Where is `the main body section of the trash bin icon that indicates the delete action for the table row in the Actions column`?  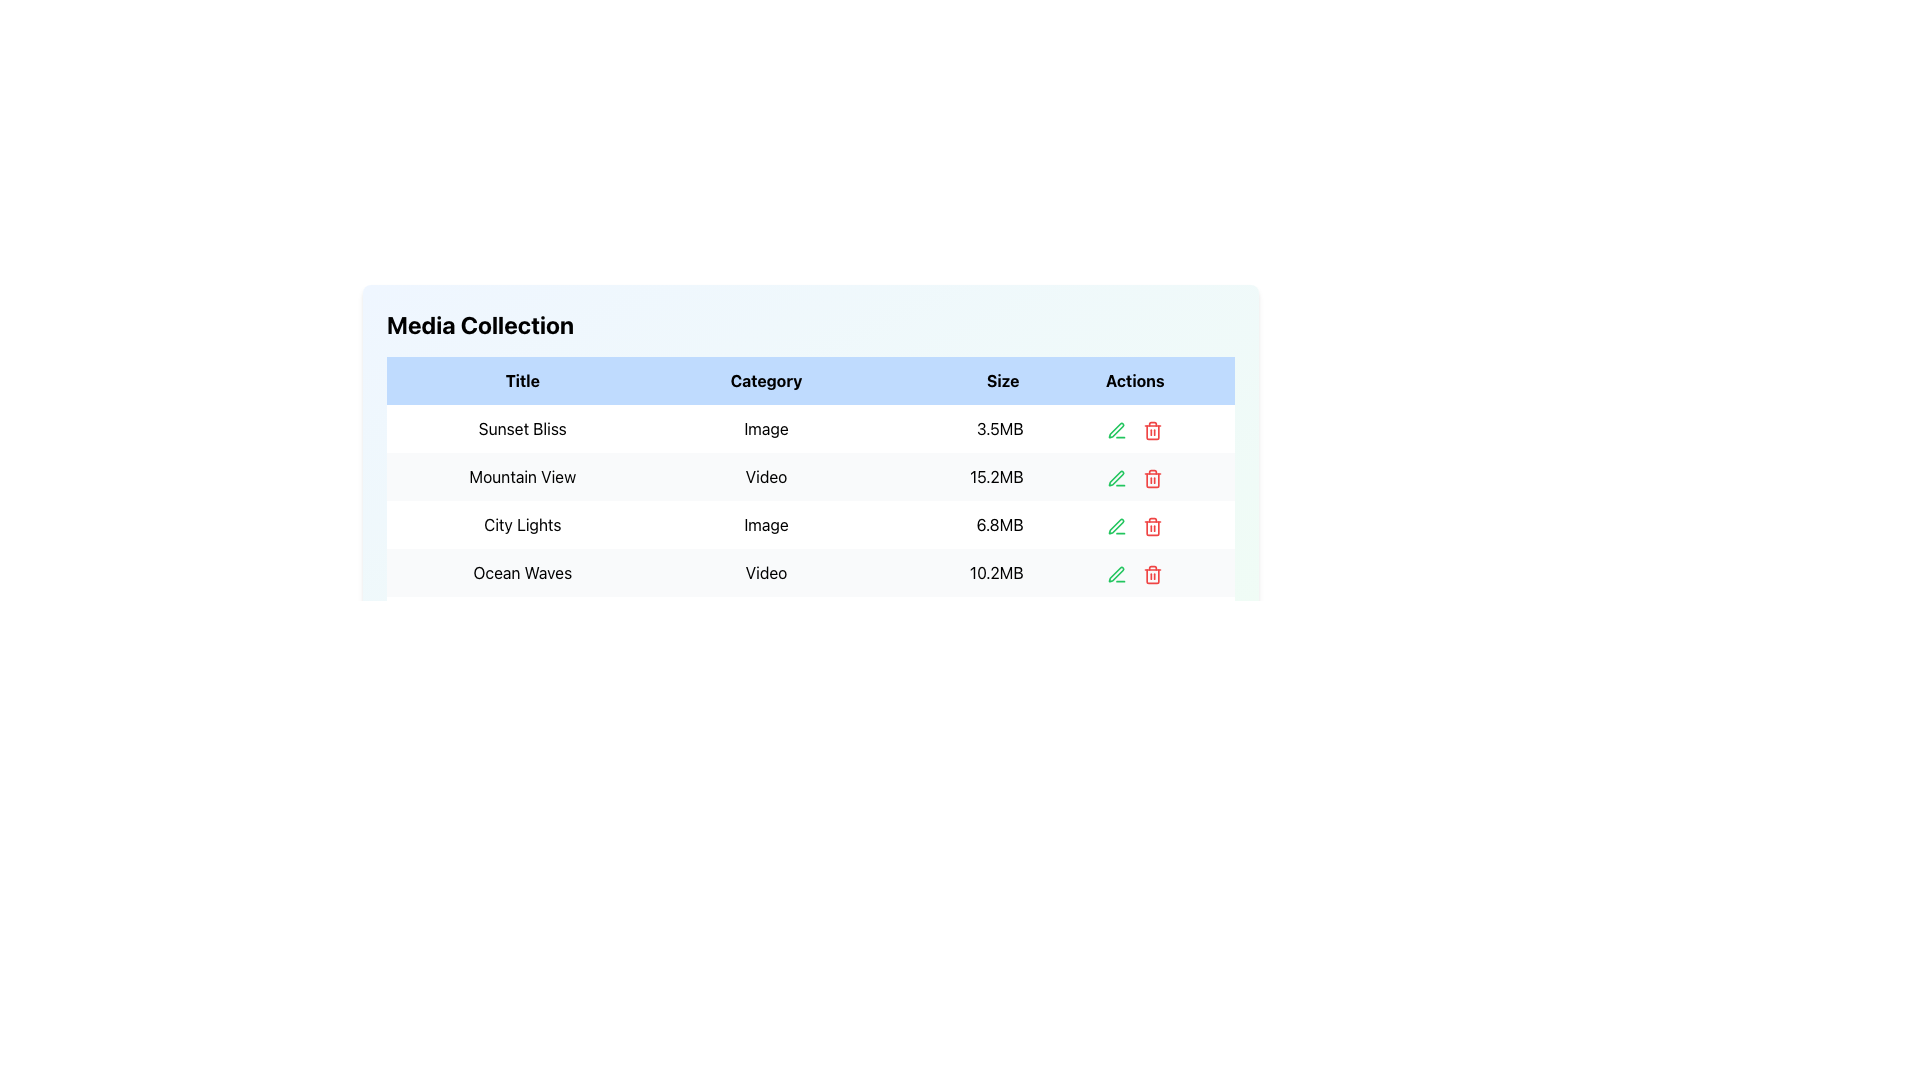 the main body section of the trash bin icon that indicates the delete action for the table row in the Actions column is located at coordinates (1153, 431).